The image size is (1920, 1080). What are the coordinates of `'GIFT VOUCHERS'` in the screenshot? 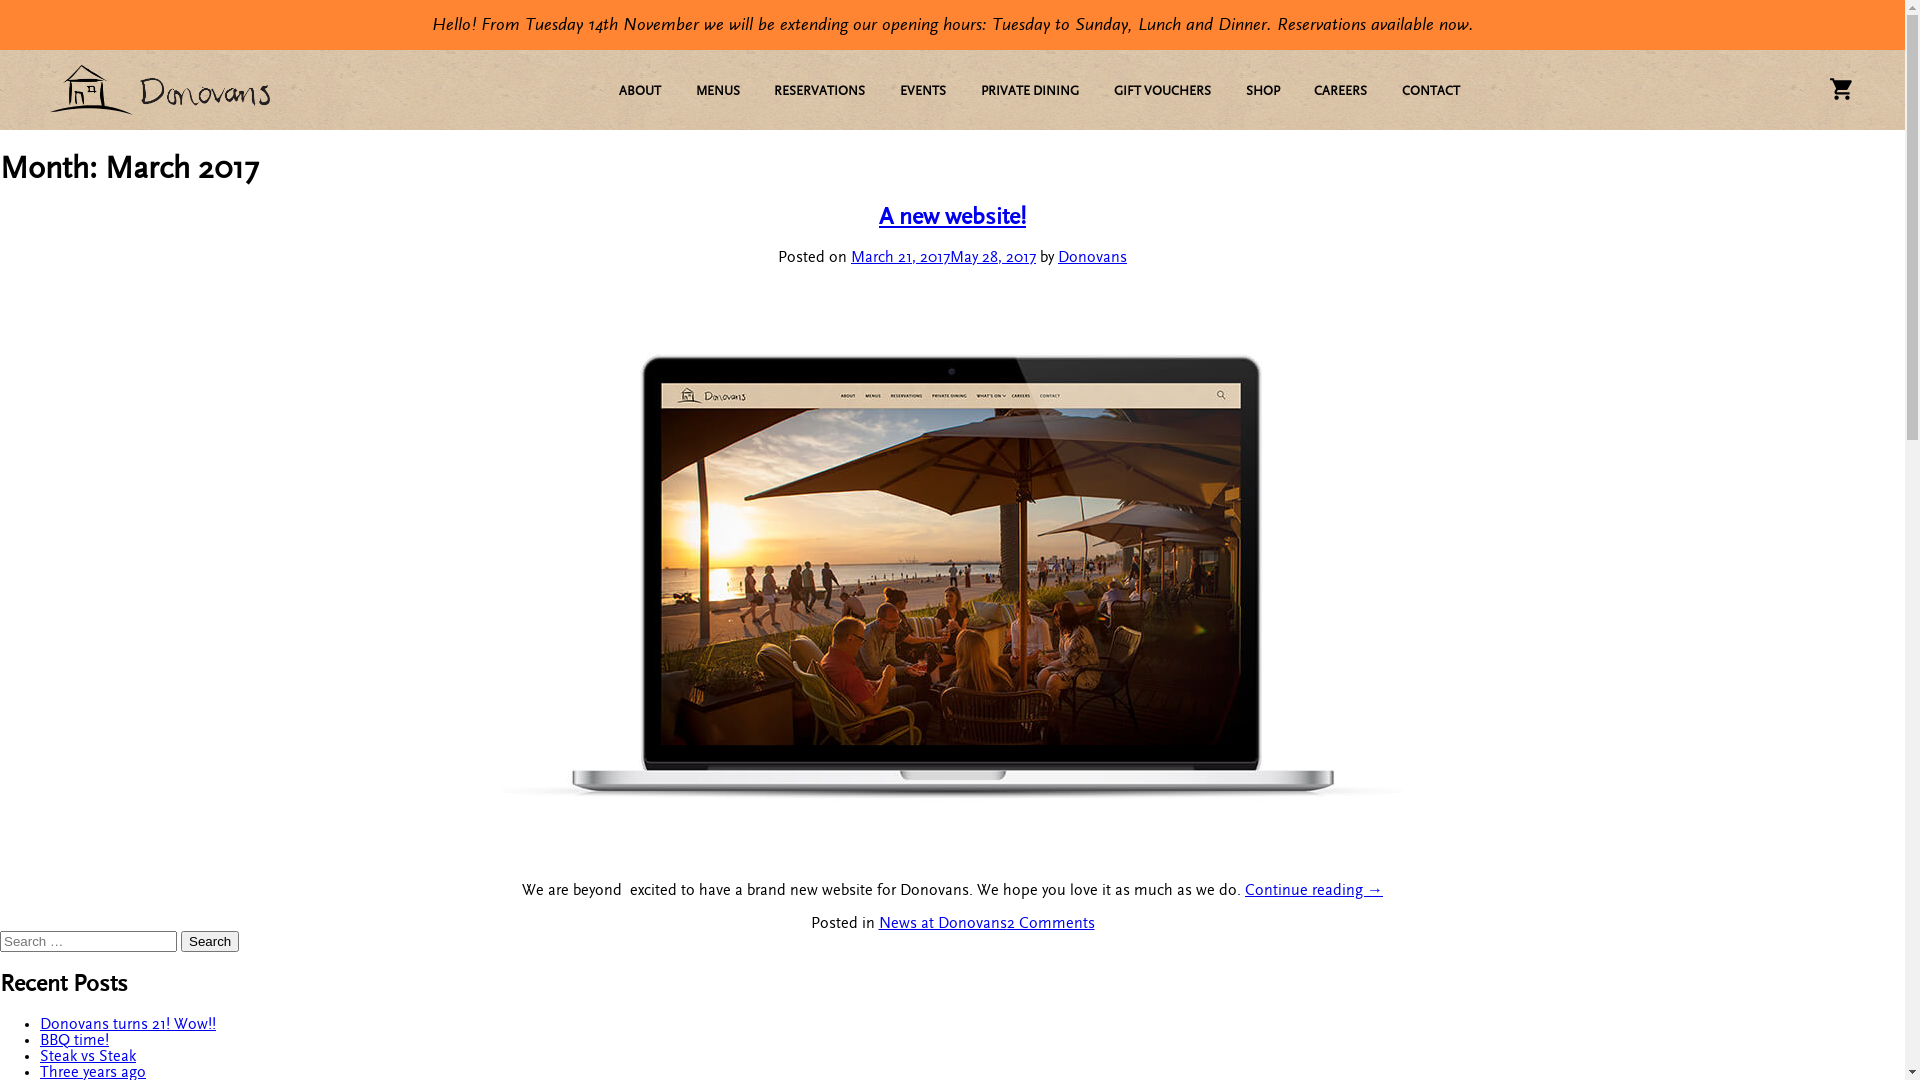 It's located at (1162, 91).